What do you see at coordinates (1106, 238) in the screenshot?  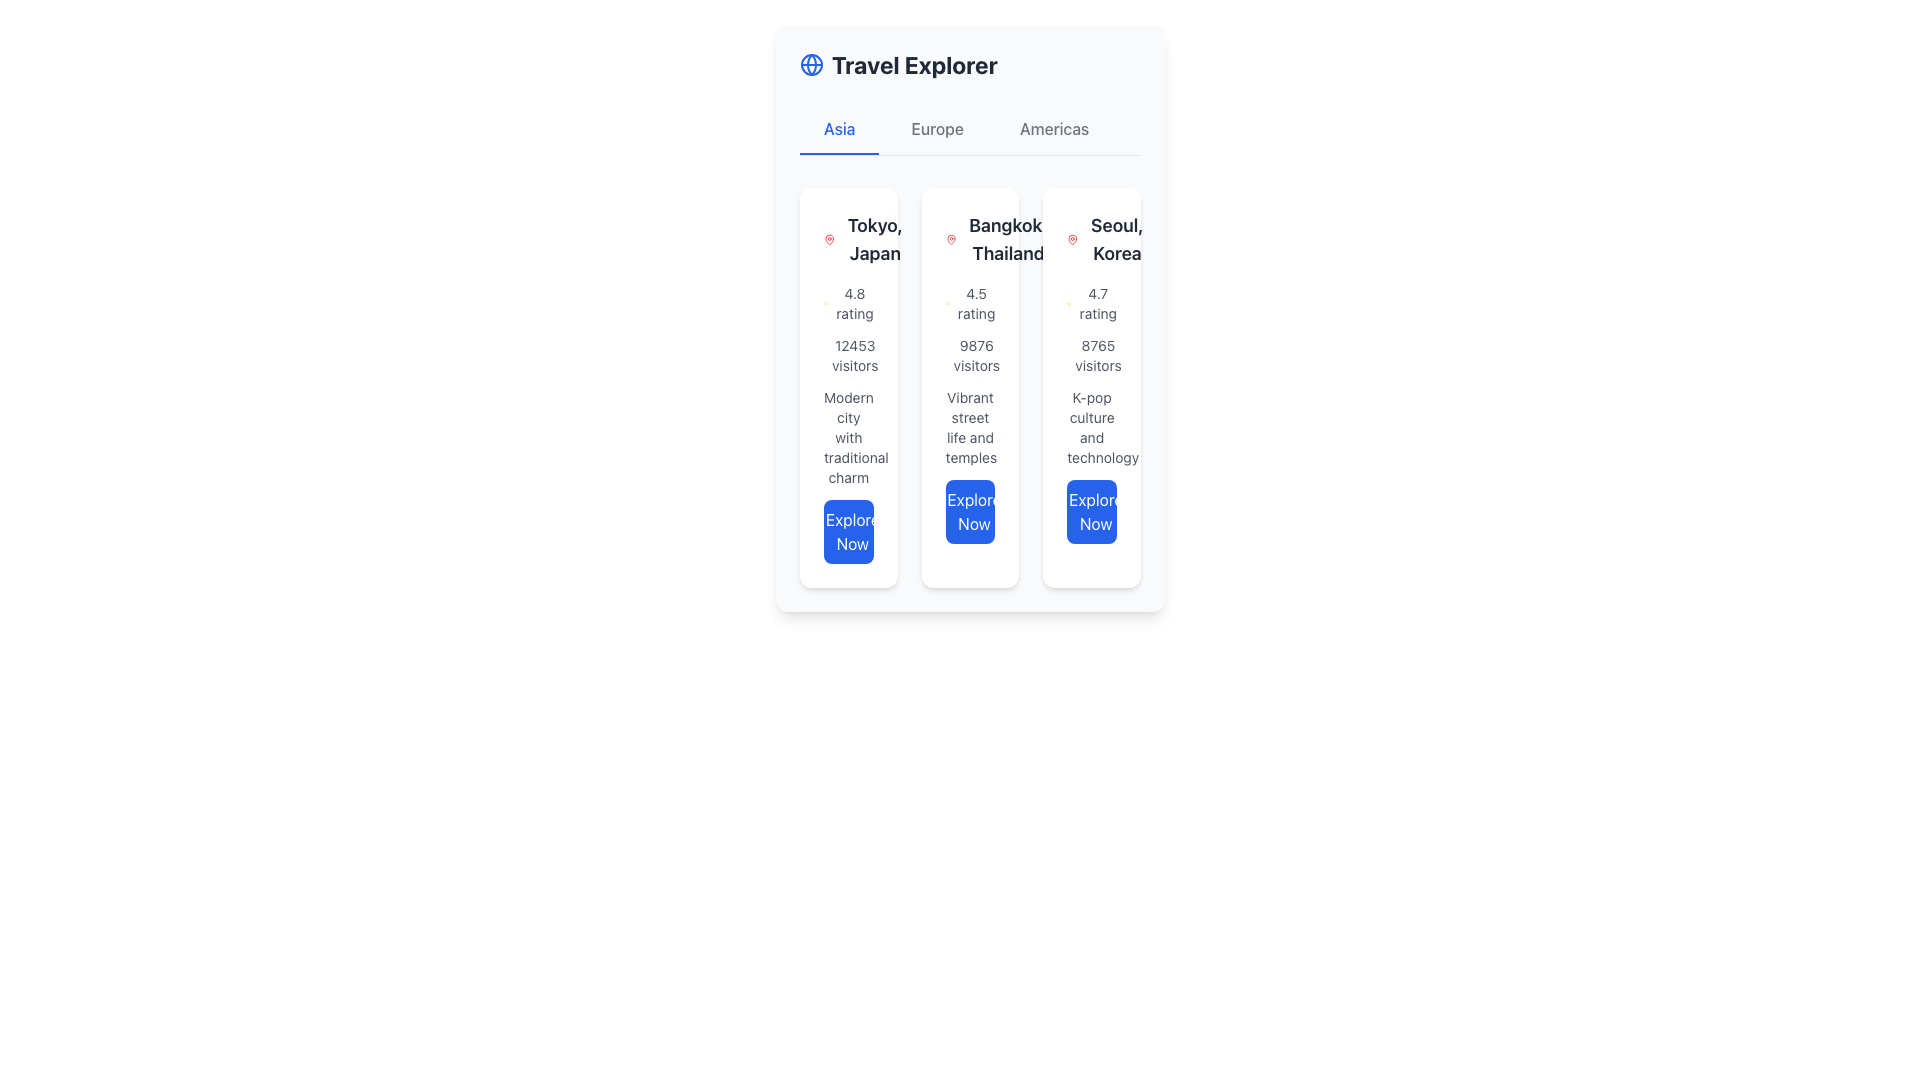 I see `and navigate to the travel destination card for 'Seoul, Korea' located in the third column under the 'Asia' tab of the 'Travel Explorer' interface` at bounding box center [1106, 238].